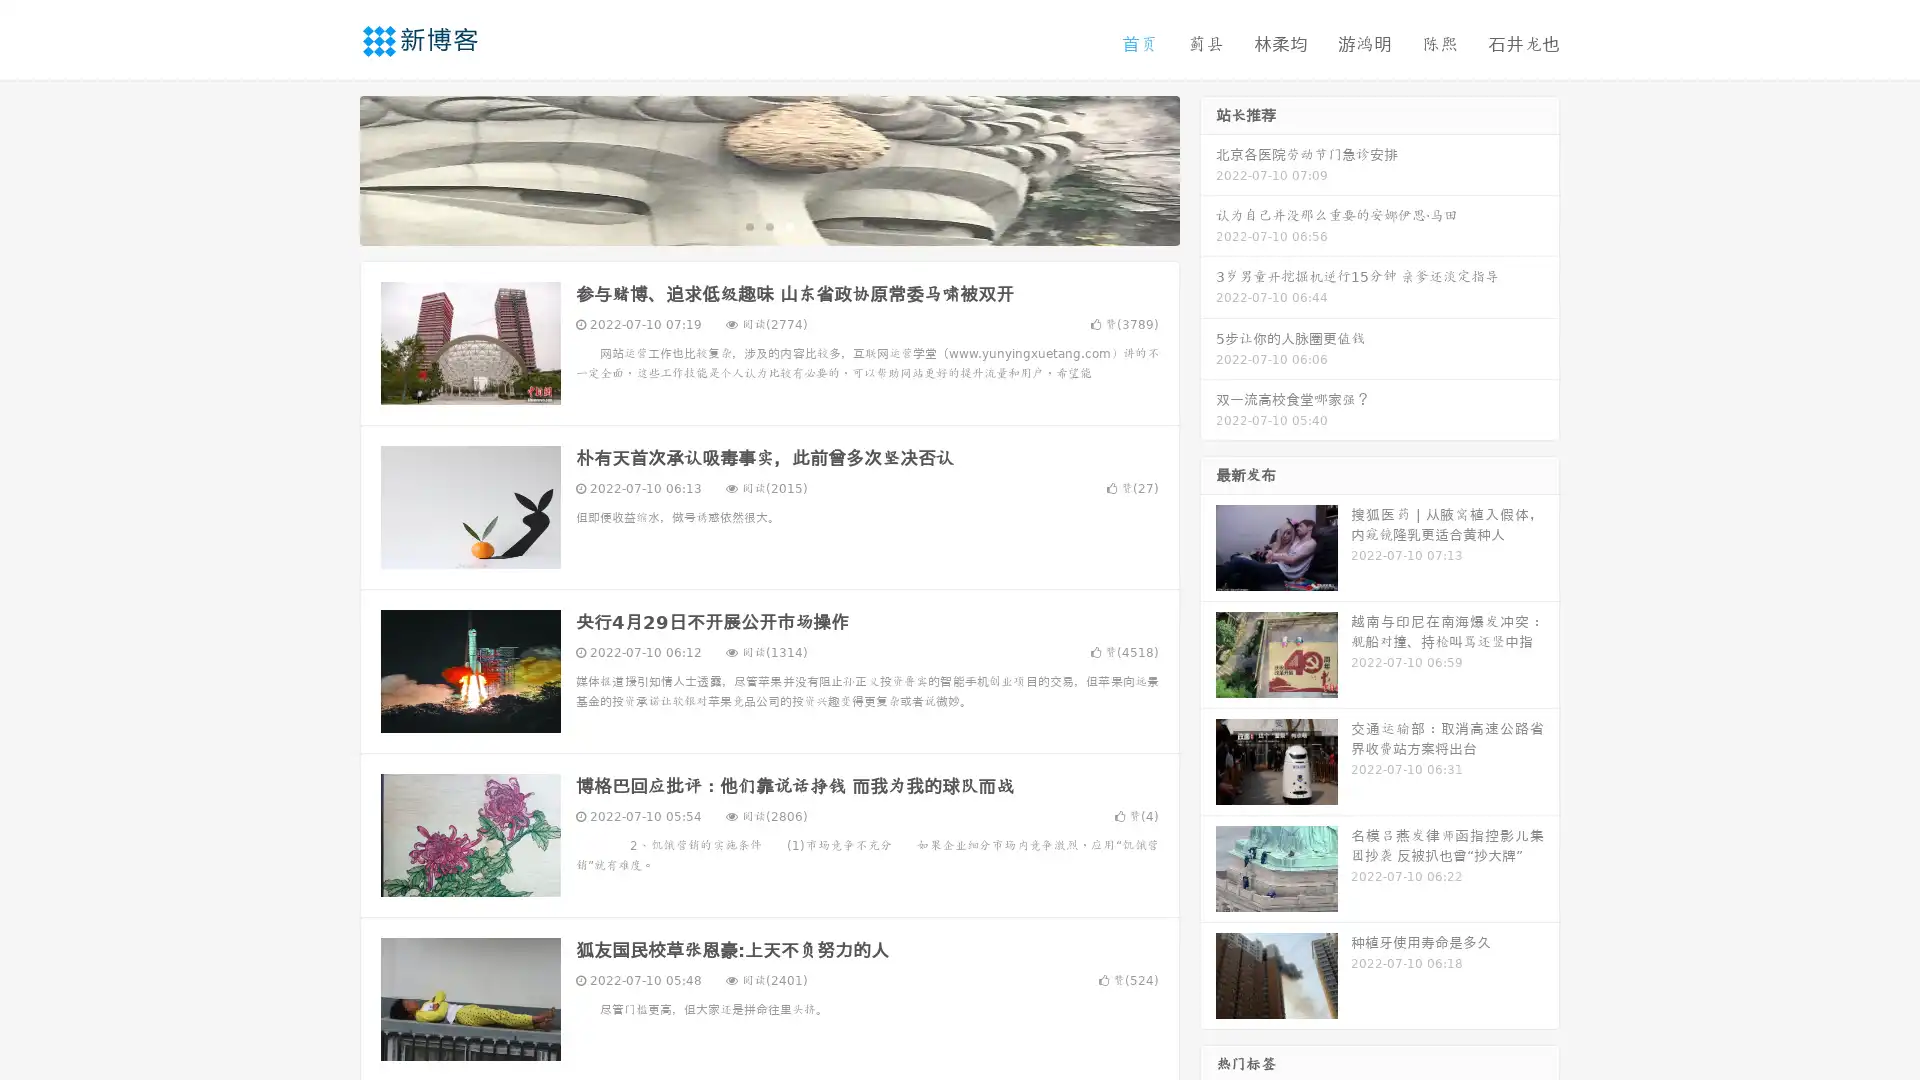 The width and height of the screenshot is (1920, 1080). Describe the element at coordinates (768, 225) in the screenshot. I see `Go to slide 2` at that location.